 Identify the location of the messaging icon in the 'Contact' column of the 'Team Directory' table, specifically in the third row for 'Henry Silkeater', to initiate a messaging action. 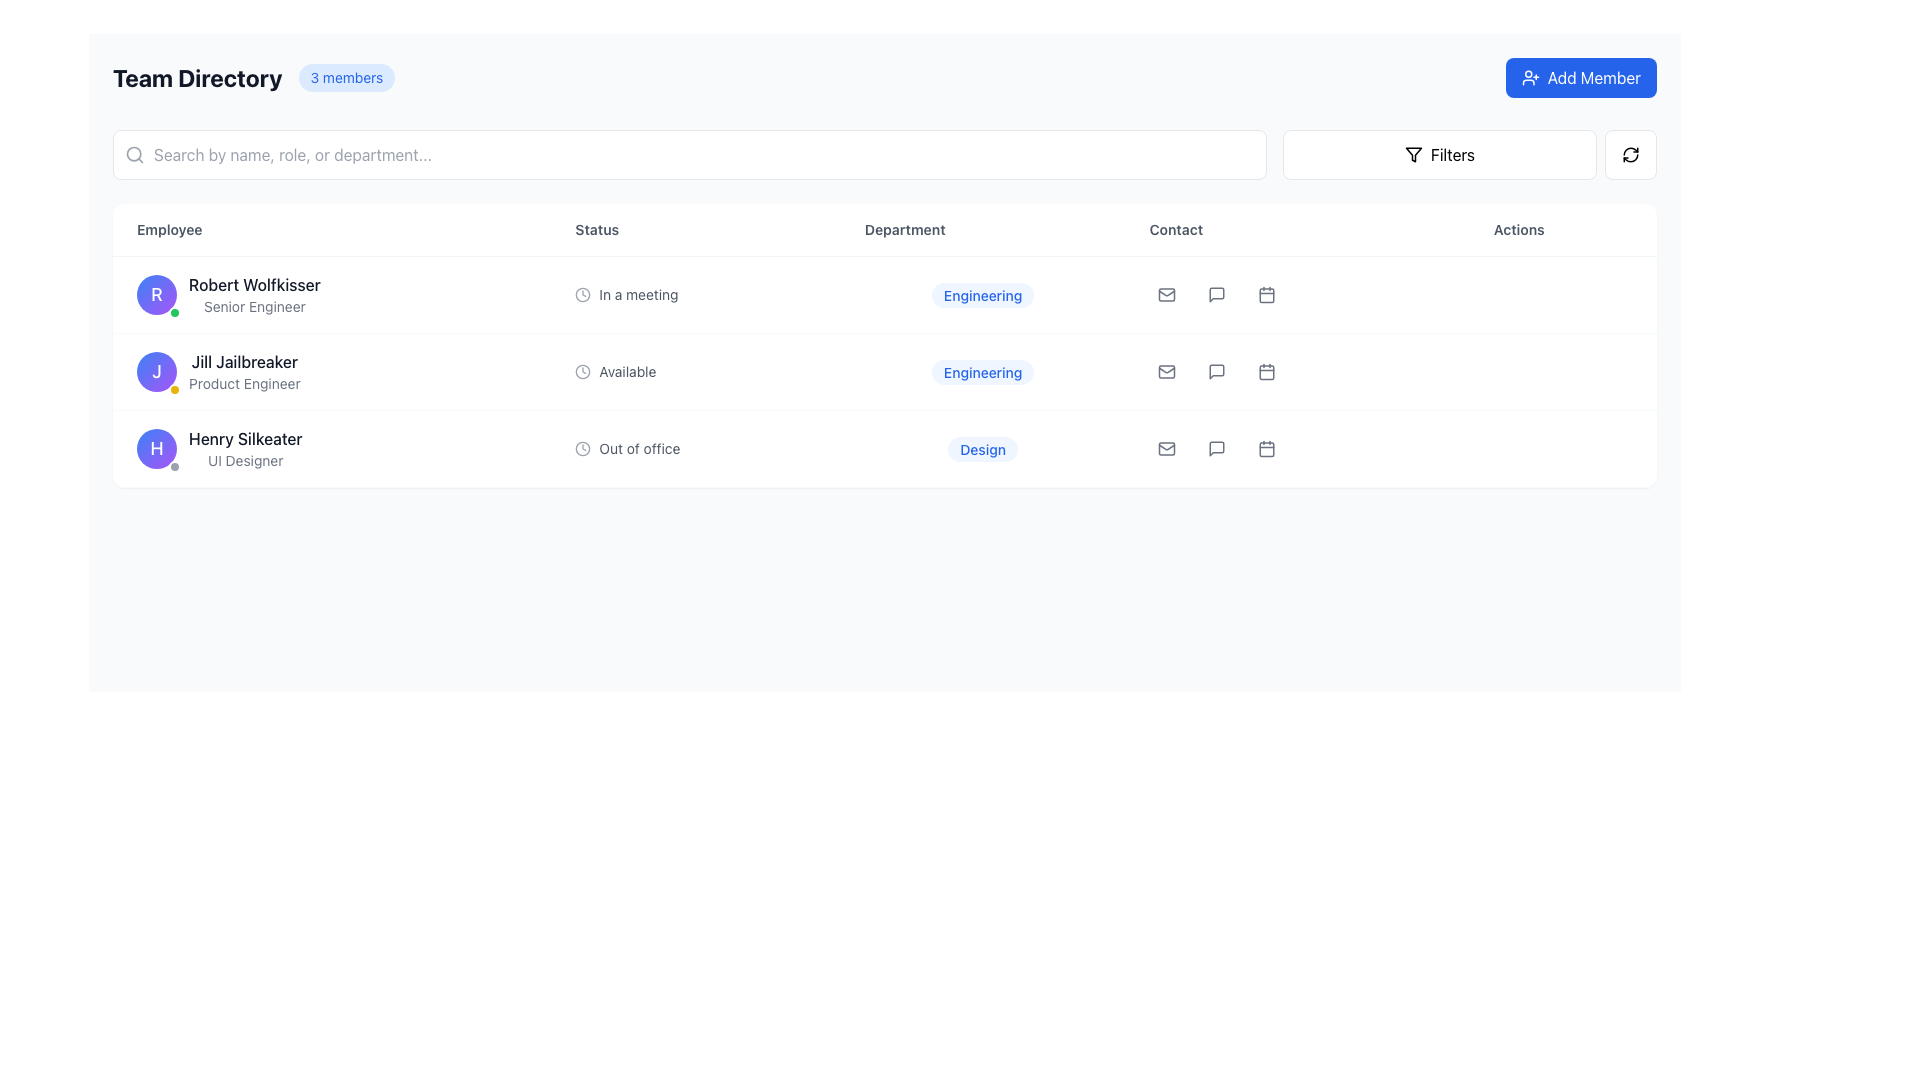
(1215, 447).